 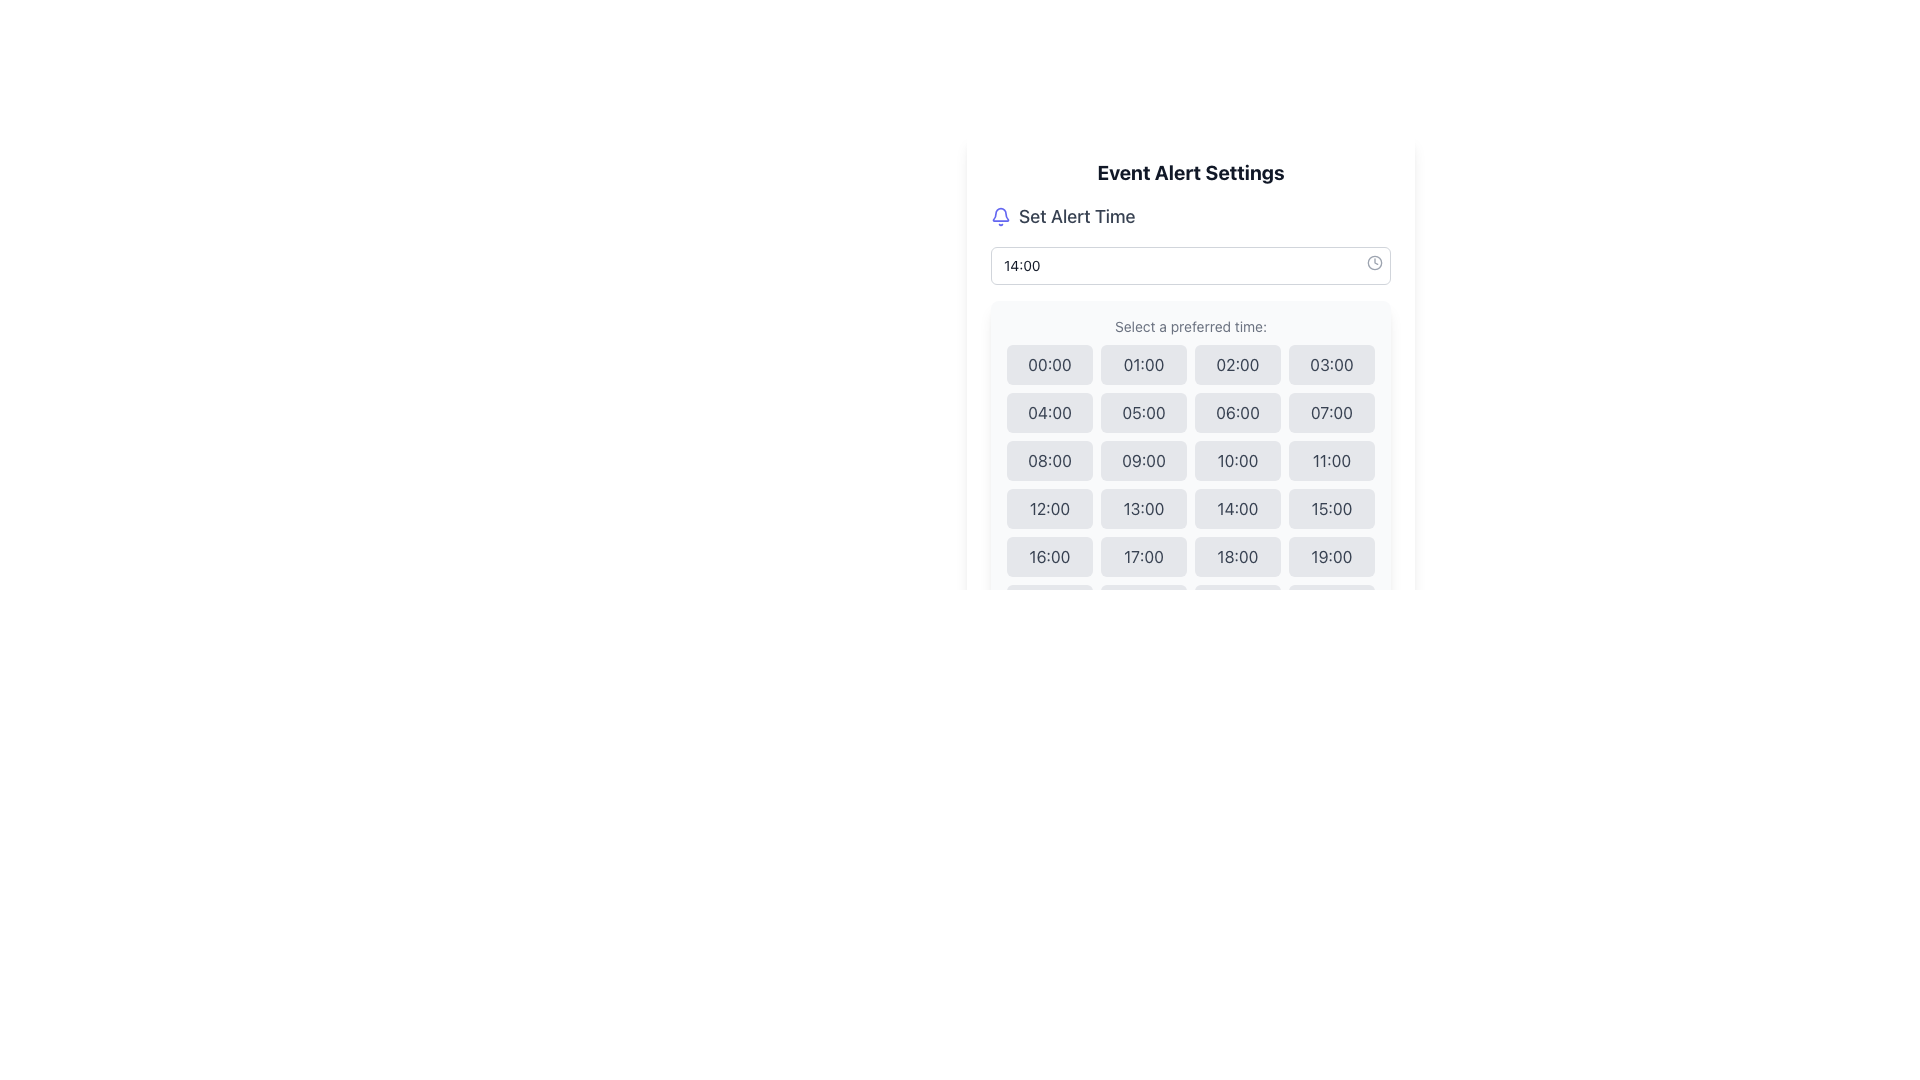 I want to click on the button labeled '10:00' which is the third button in the third row of a 4x6 grid layout, so click(x=1237, y=461).